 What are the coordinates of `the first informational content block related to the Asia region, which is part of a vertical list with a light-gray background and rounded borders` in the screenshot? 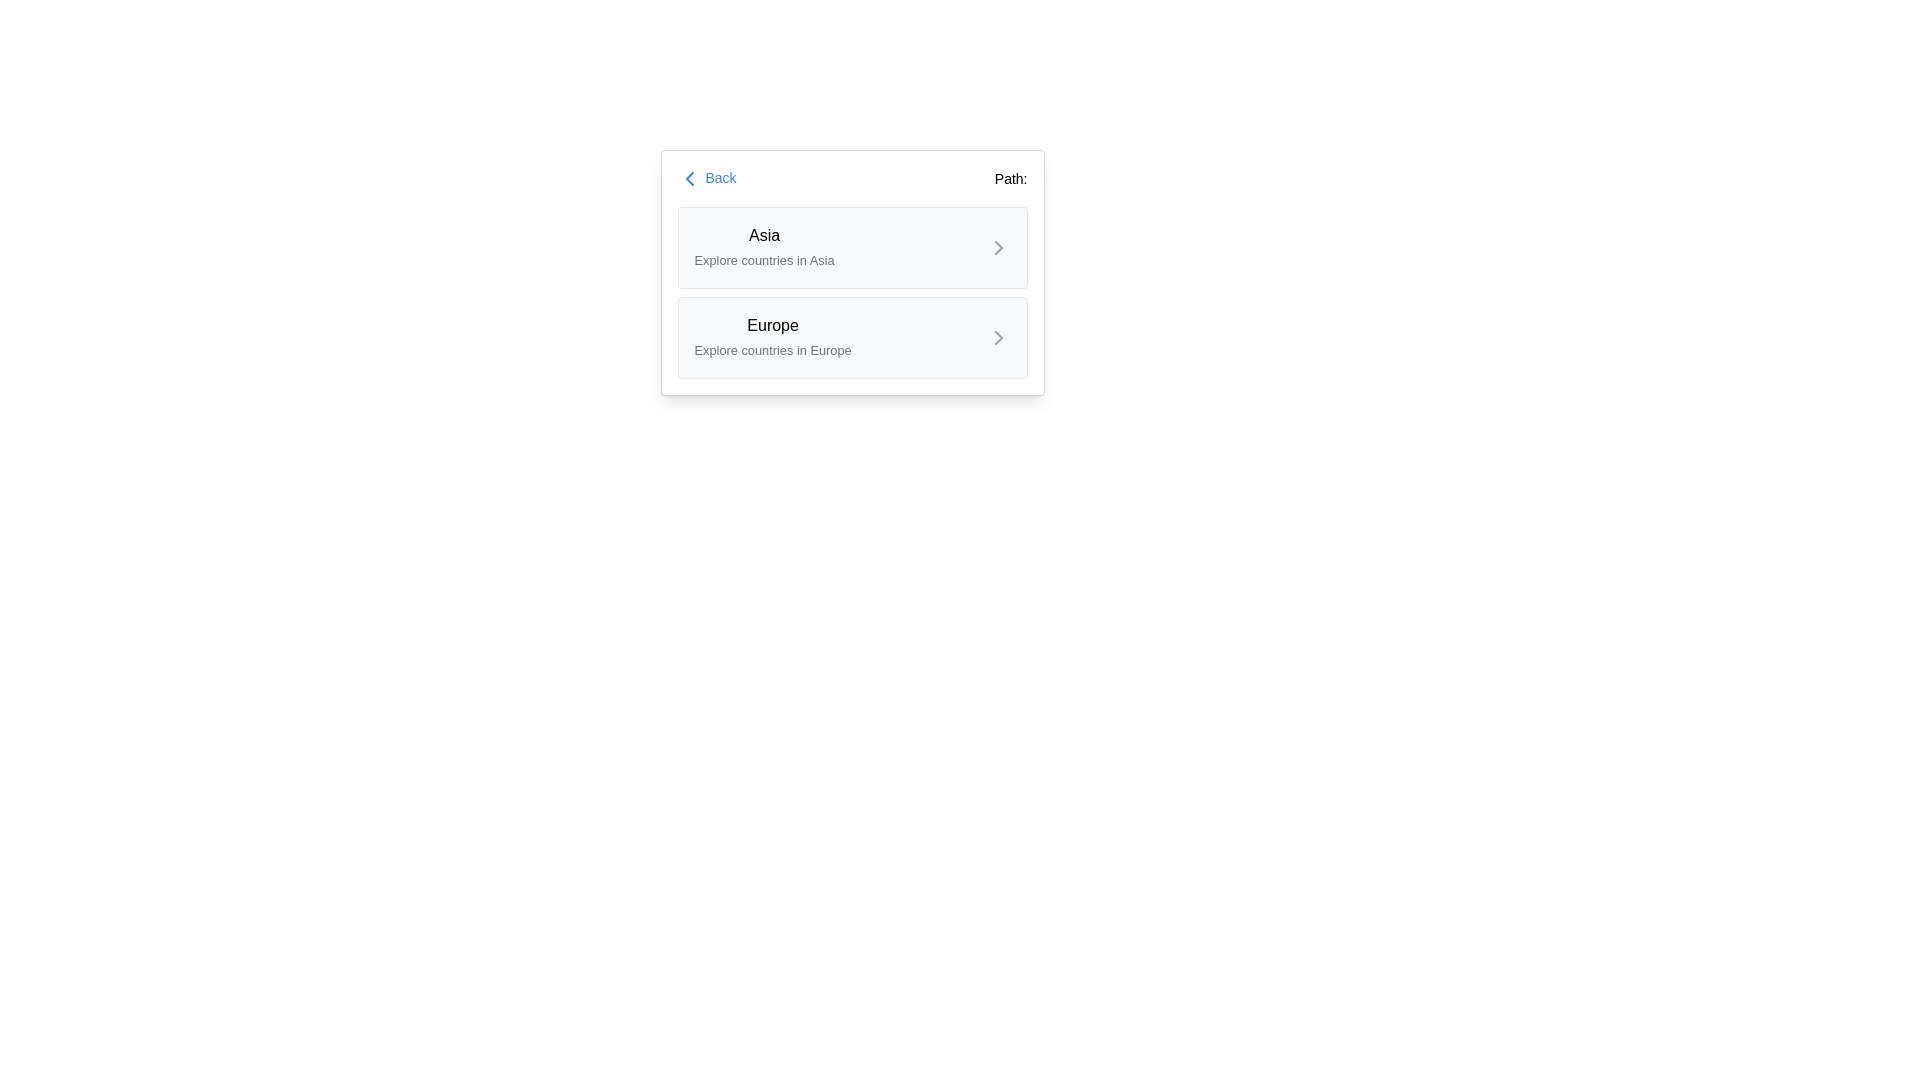 It's located at (763, 246).